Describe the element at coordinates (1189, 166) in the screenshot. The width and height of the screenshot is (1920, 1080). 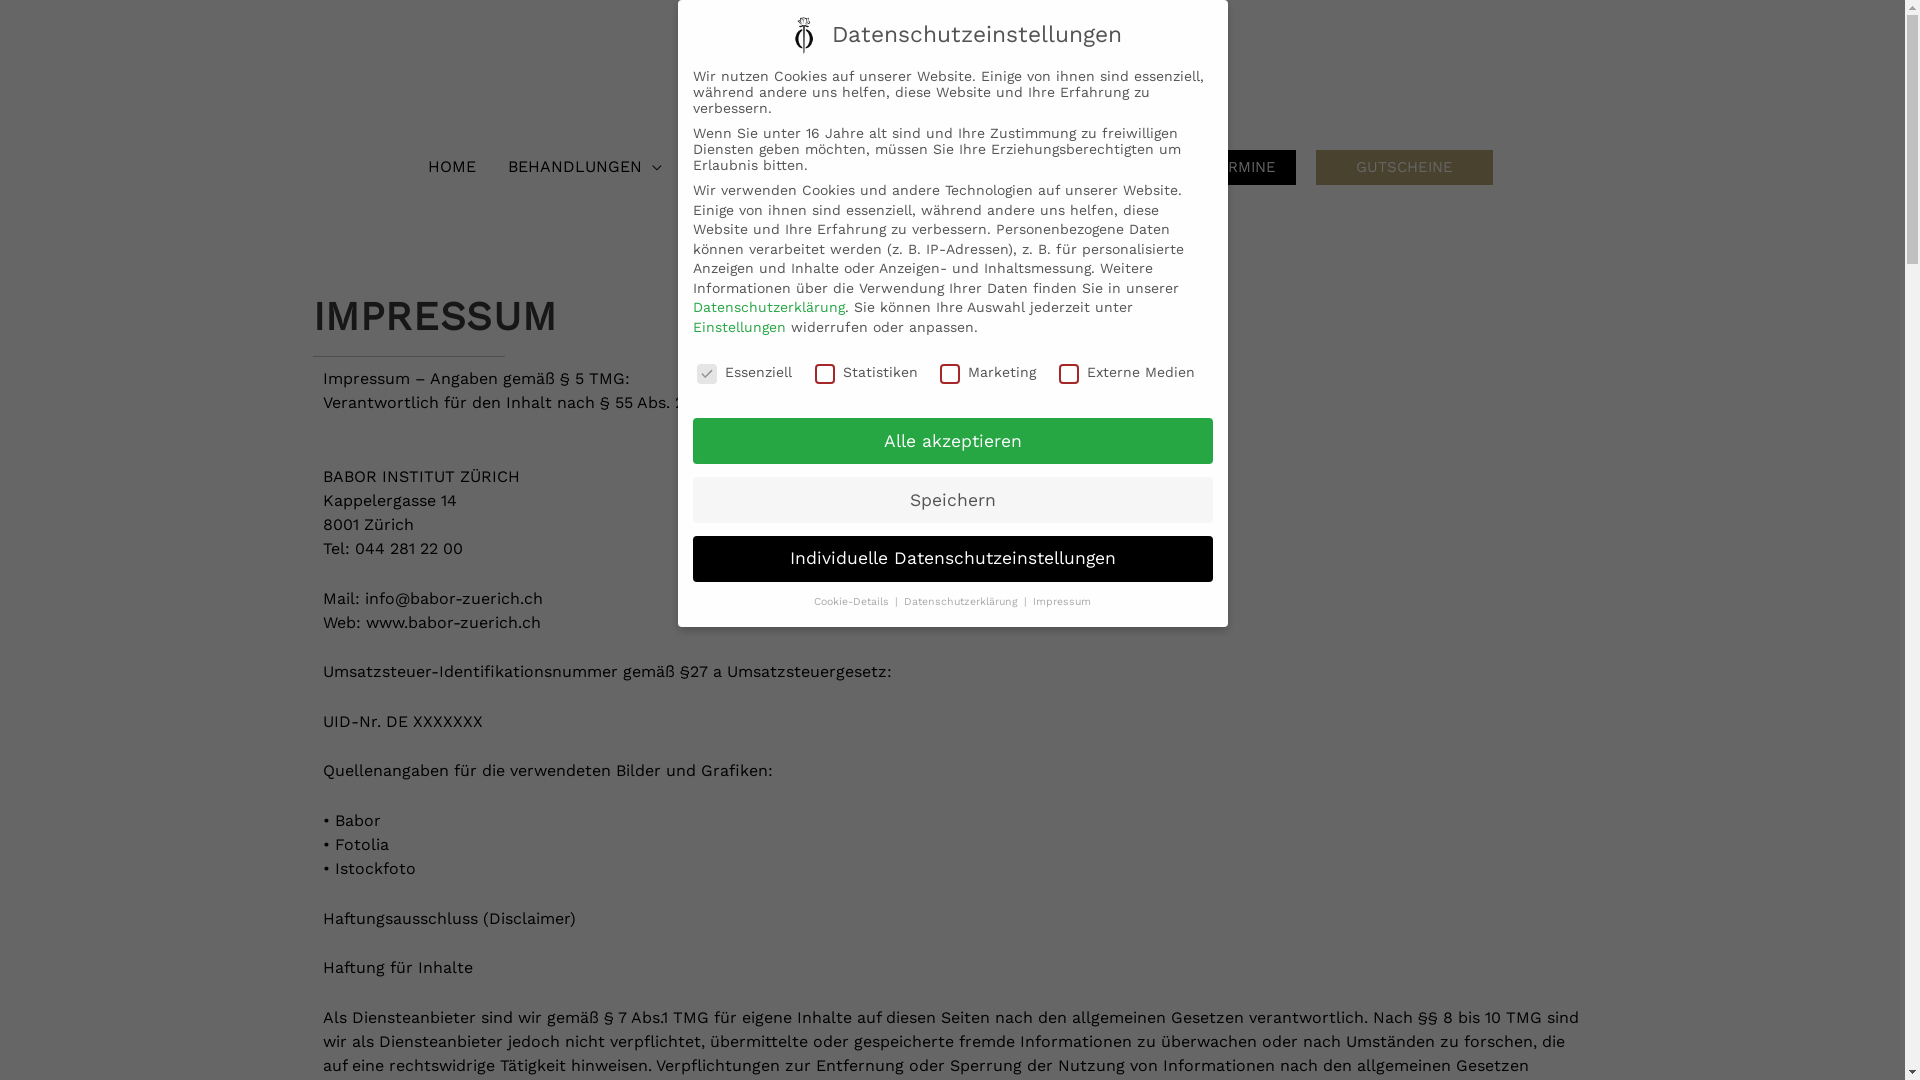
I see `'TERMINE'` at that location.